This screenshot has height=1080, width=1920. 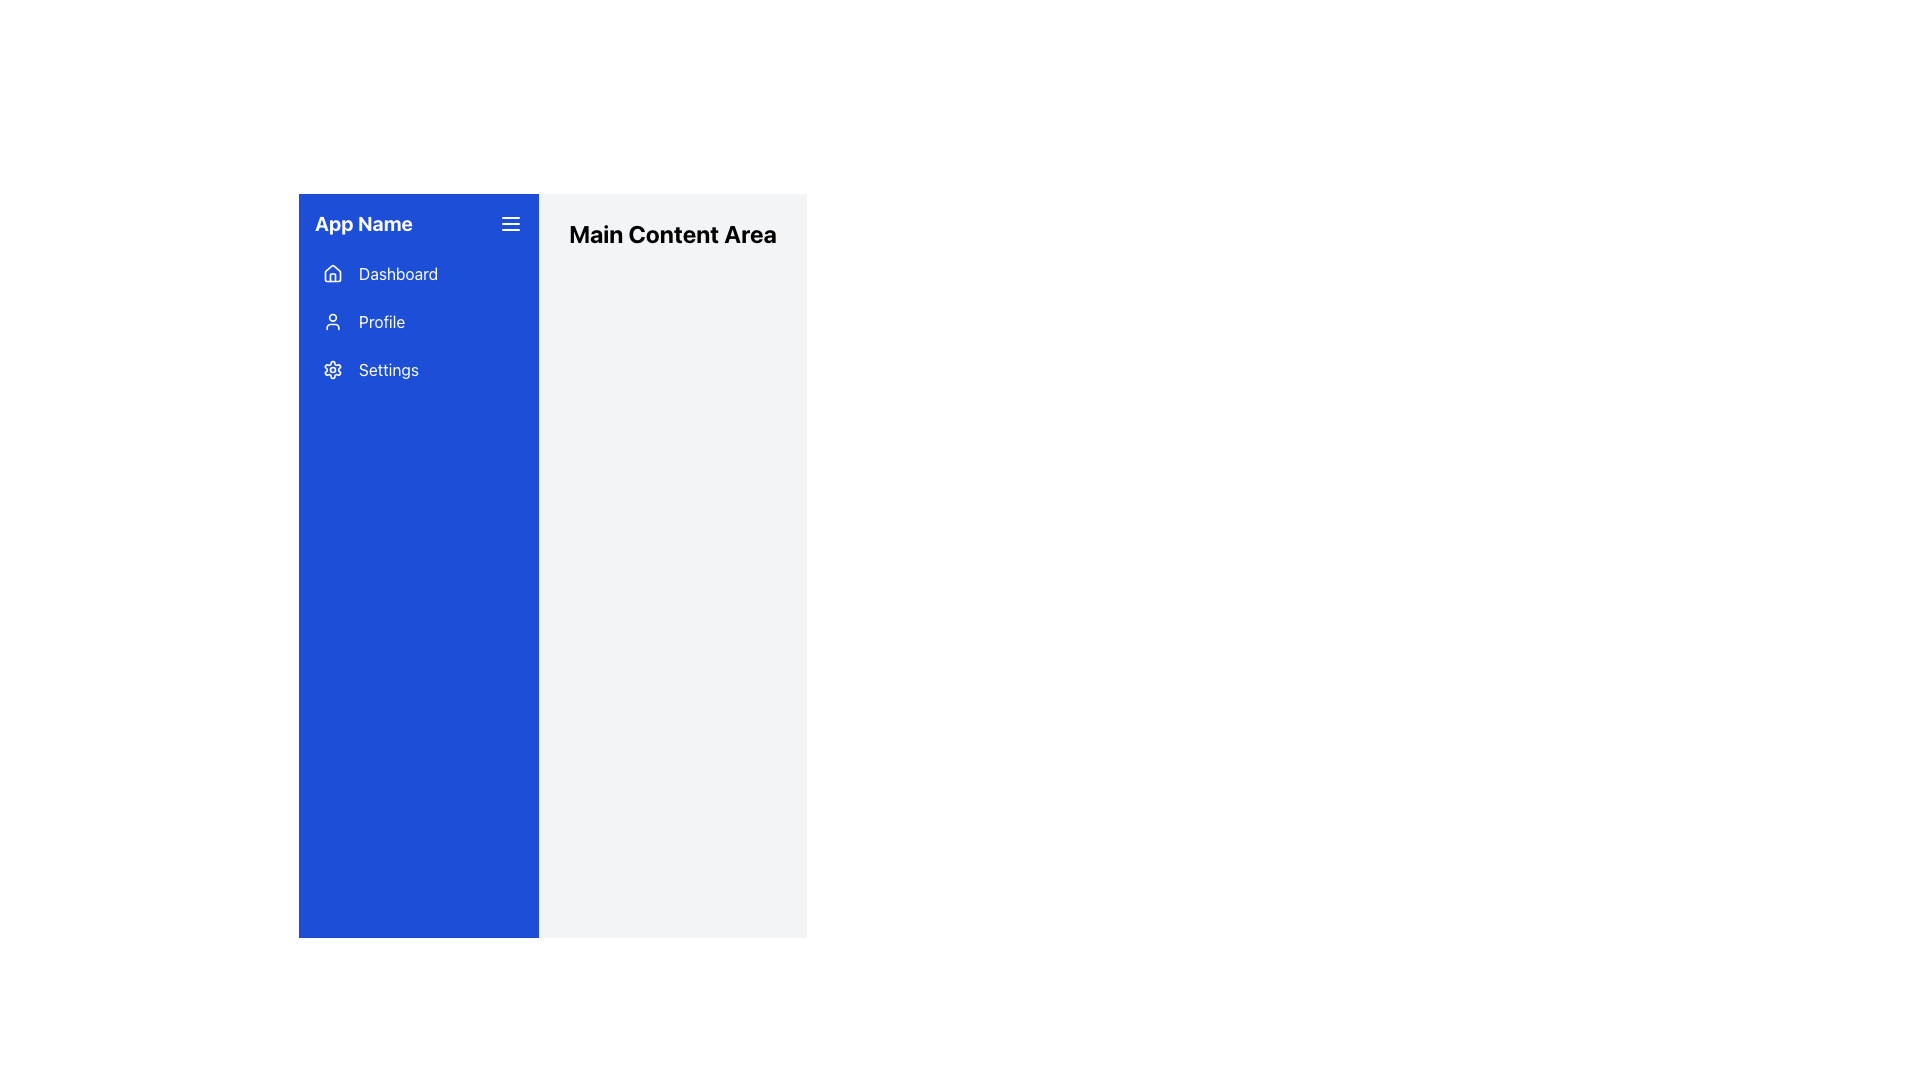 I want to click on the 'Profile' icon in the sidebar menu, which is the first visual element above the textual label 'Profile', so click(x=332, y=320).